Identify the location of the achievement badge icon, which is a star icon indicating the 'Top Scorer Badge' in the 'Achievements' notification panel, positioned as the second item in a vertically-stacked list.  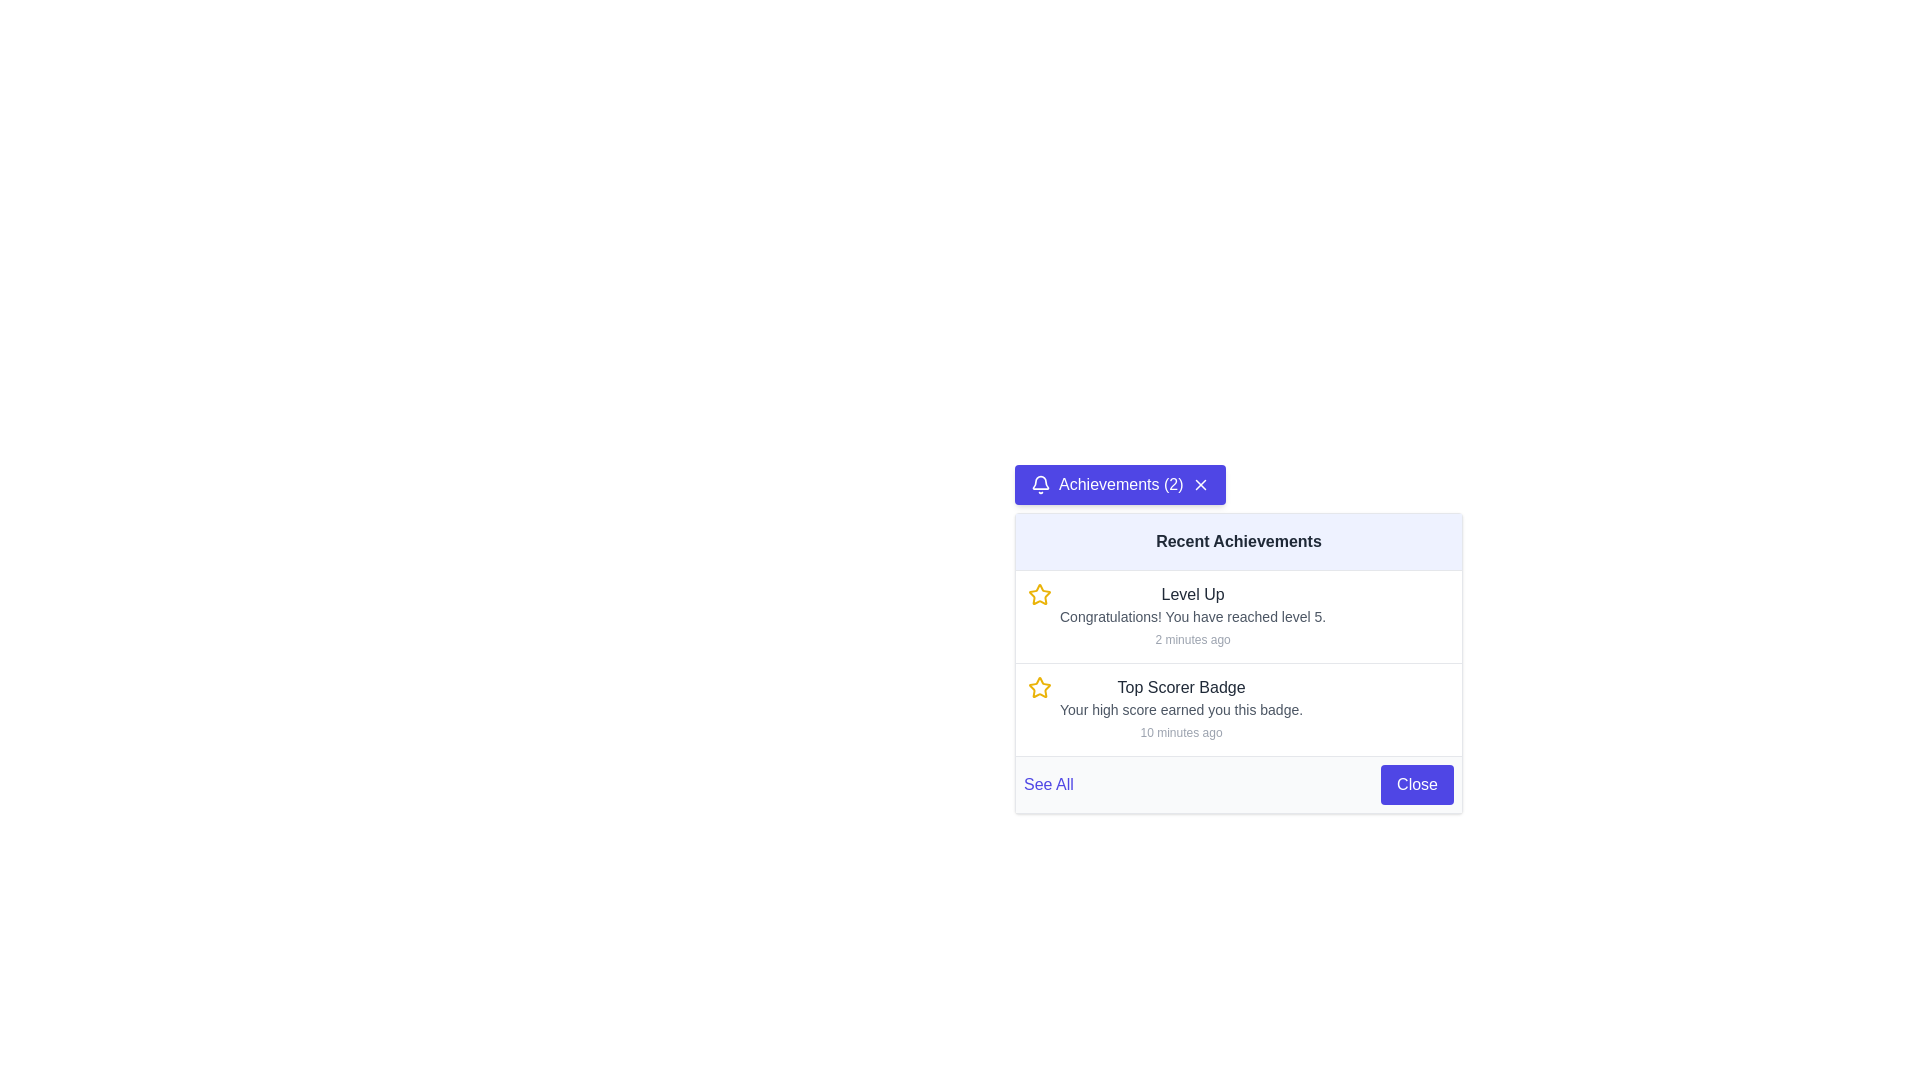
(1040, 593).